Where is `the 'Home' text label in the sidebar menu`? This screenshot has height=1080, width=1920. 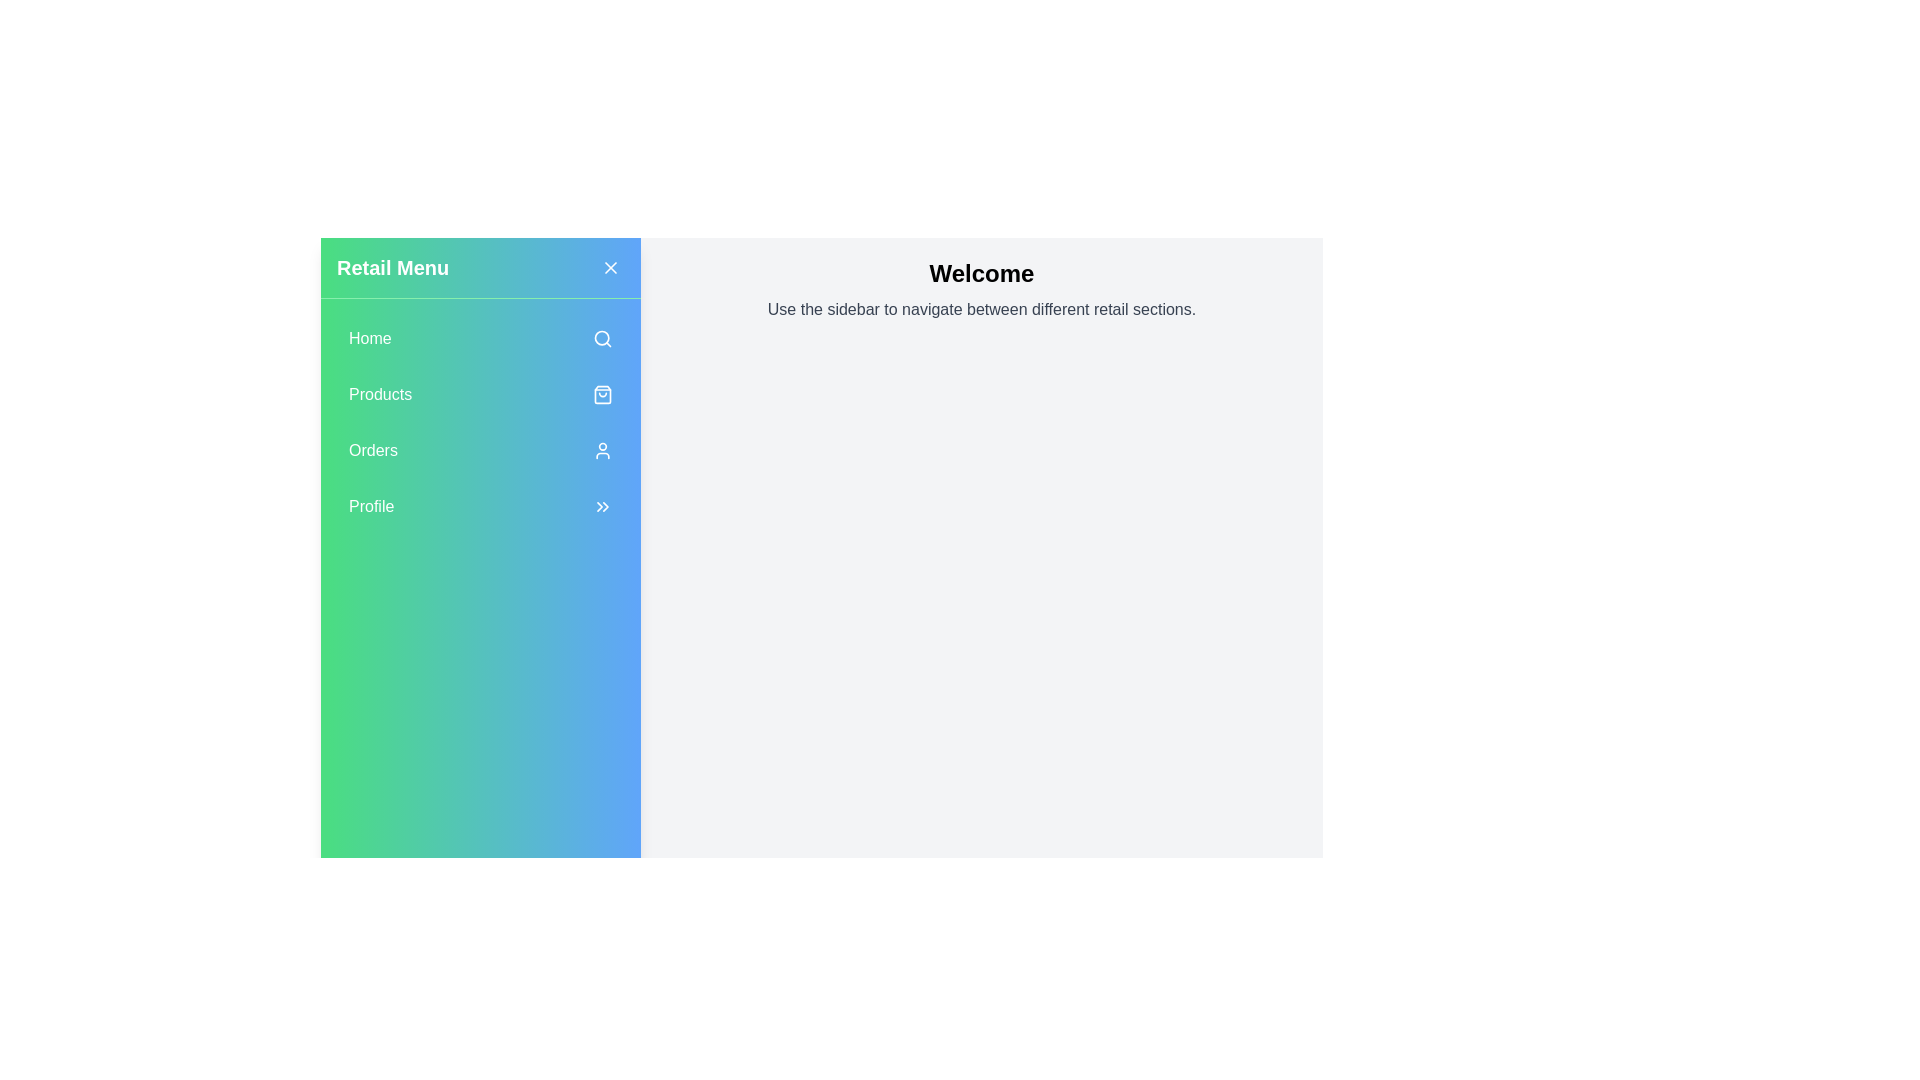
the 'Home' text label in the sidebar menu is located at coordinates (370, 338).